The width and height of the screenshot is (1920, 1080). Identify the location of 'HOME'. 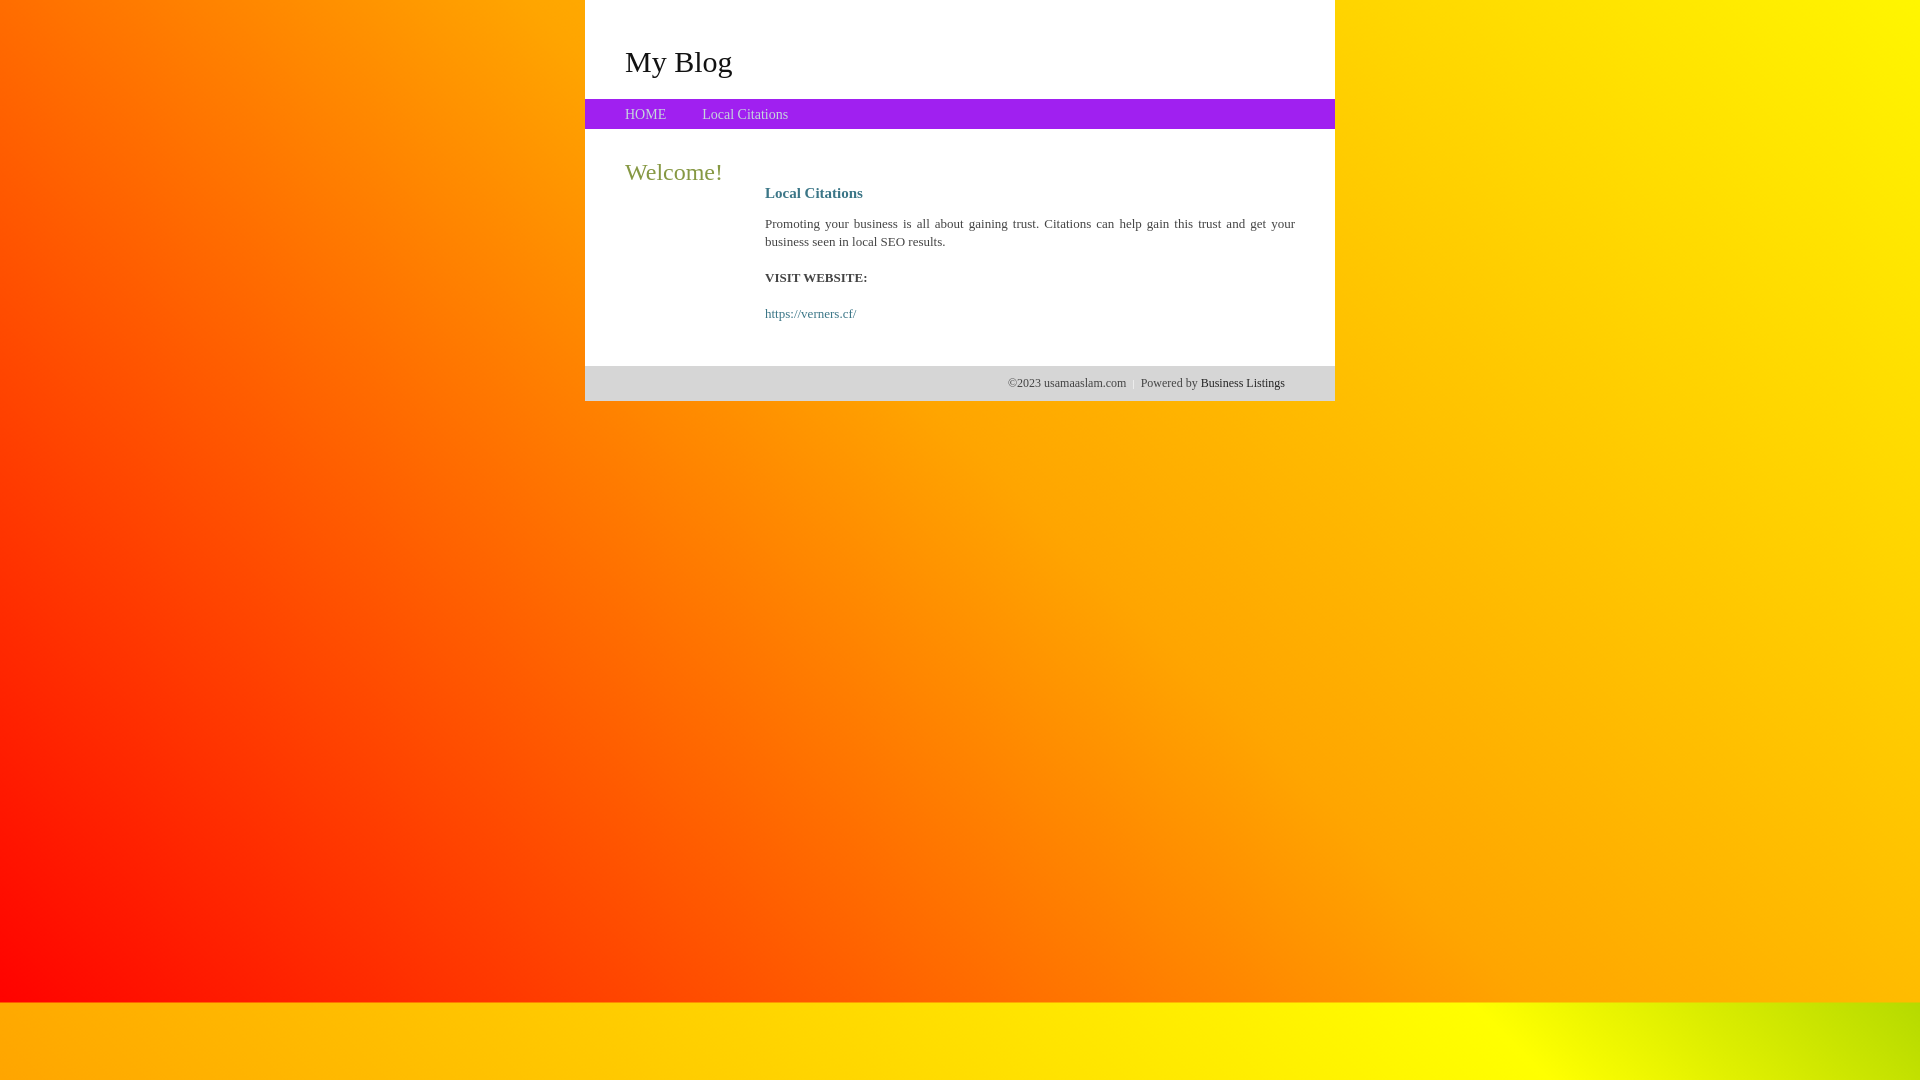
(645, 114).